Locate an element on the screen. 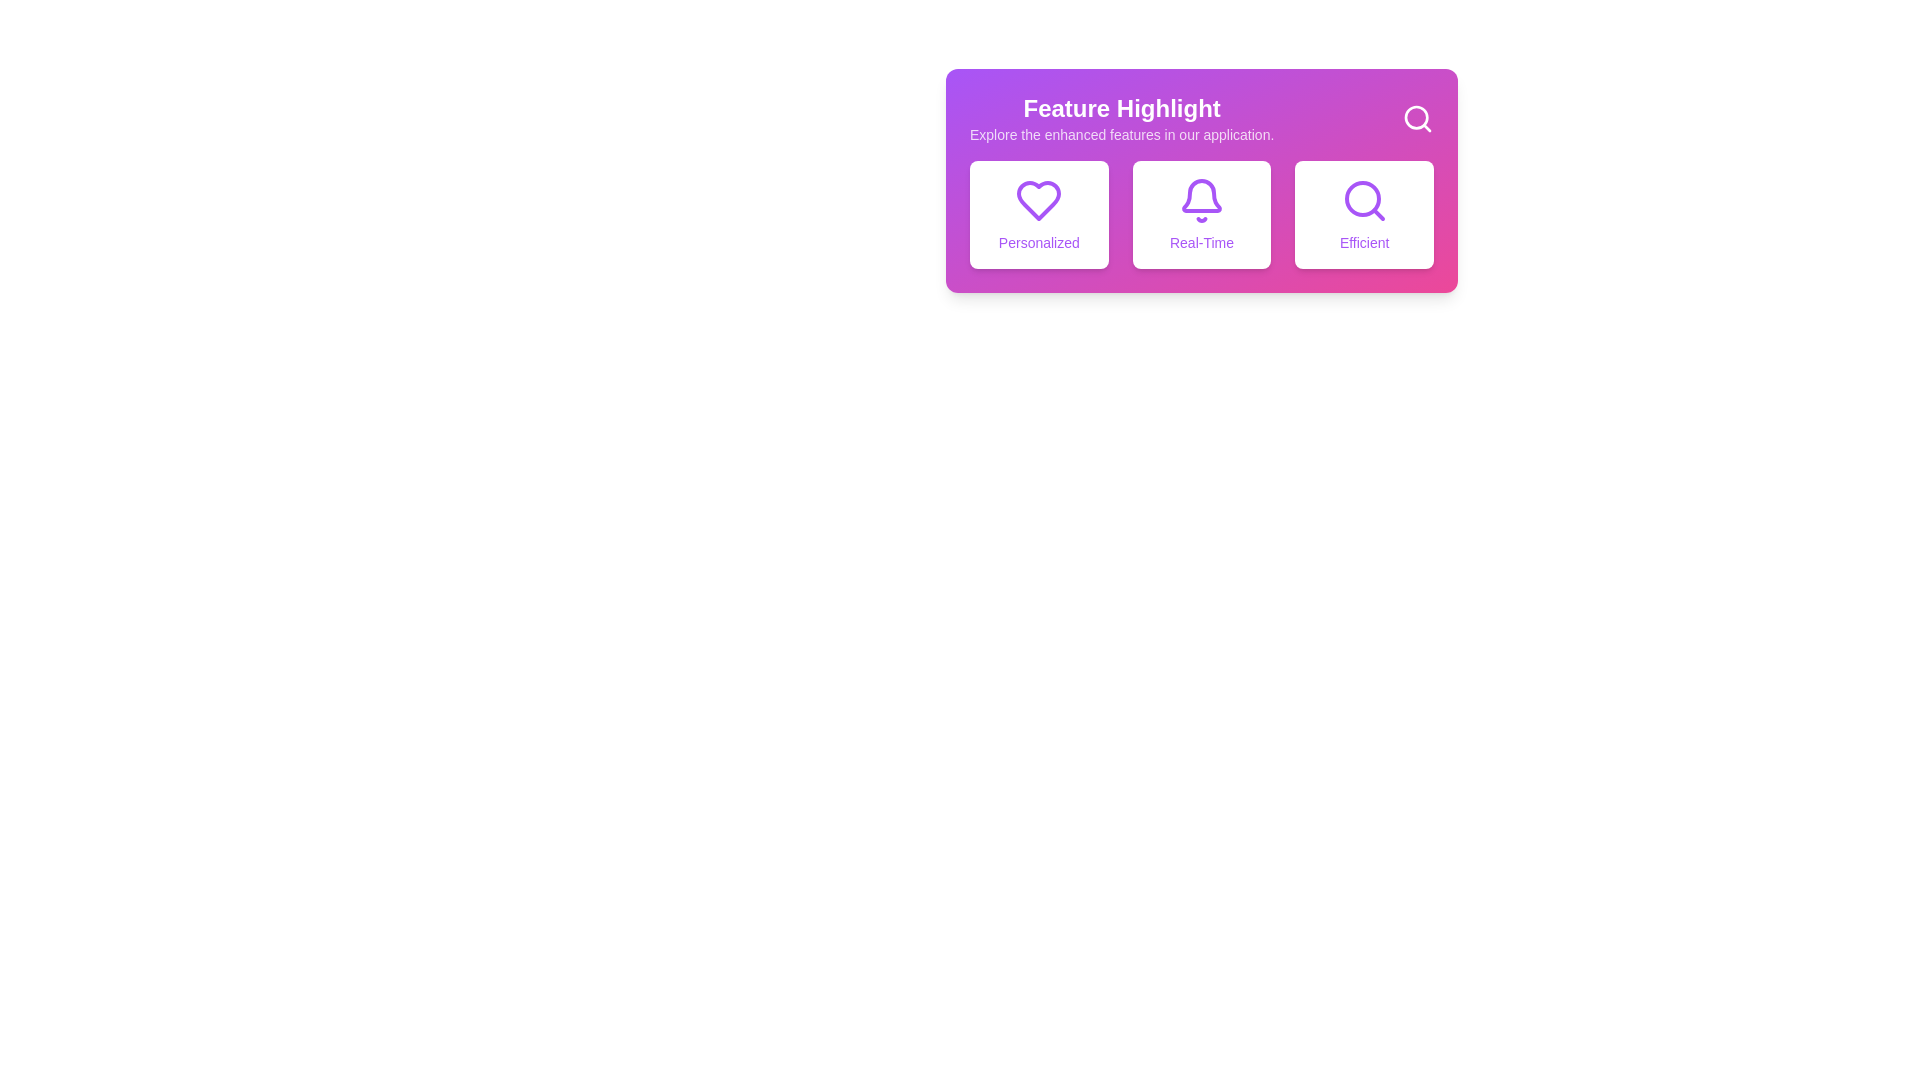 This screenshot has width=1920, height=1080. the 'Real-Time' notifications icon located in the second card of the purple gradient box is located at coordinates (1200, 200).